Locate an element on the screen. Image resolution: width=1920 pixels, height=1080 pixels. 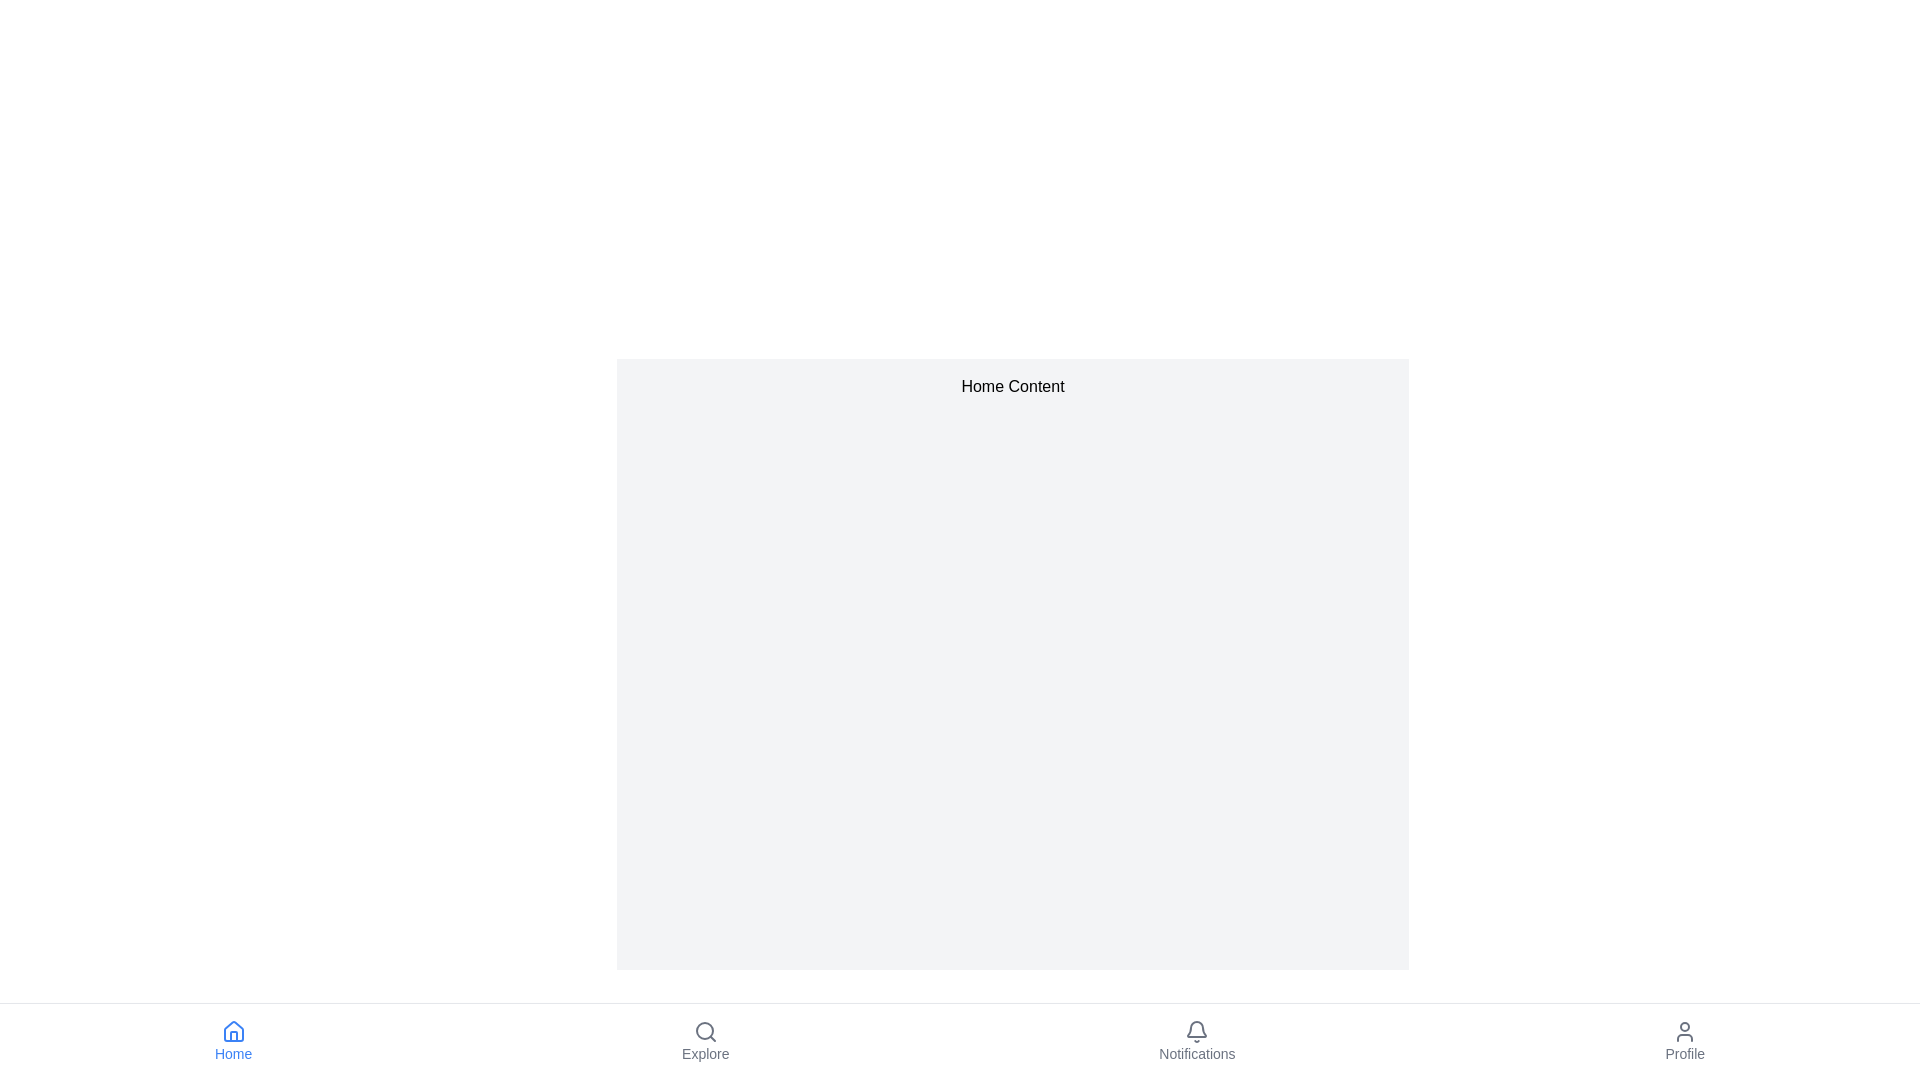
the user icon located near the bottom-right corner of the interface within the 'Profile' navigation item, positioned above the text 'Profile' is located at coordinates (1684, 1032).